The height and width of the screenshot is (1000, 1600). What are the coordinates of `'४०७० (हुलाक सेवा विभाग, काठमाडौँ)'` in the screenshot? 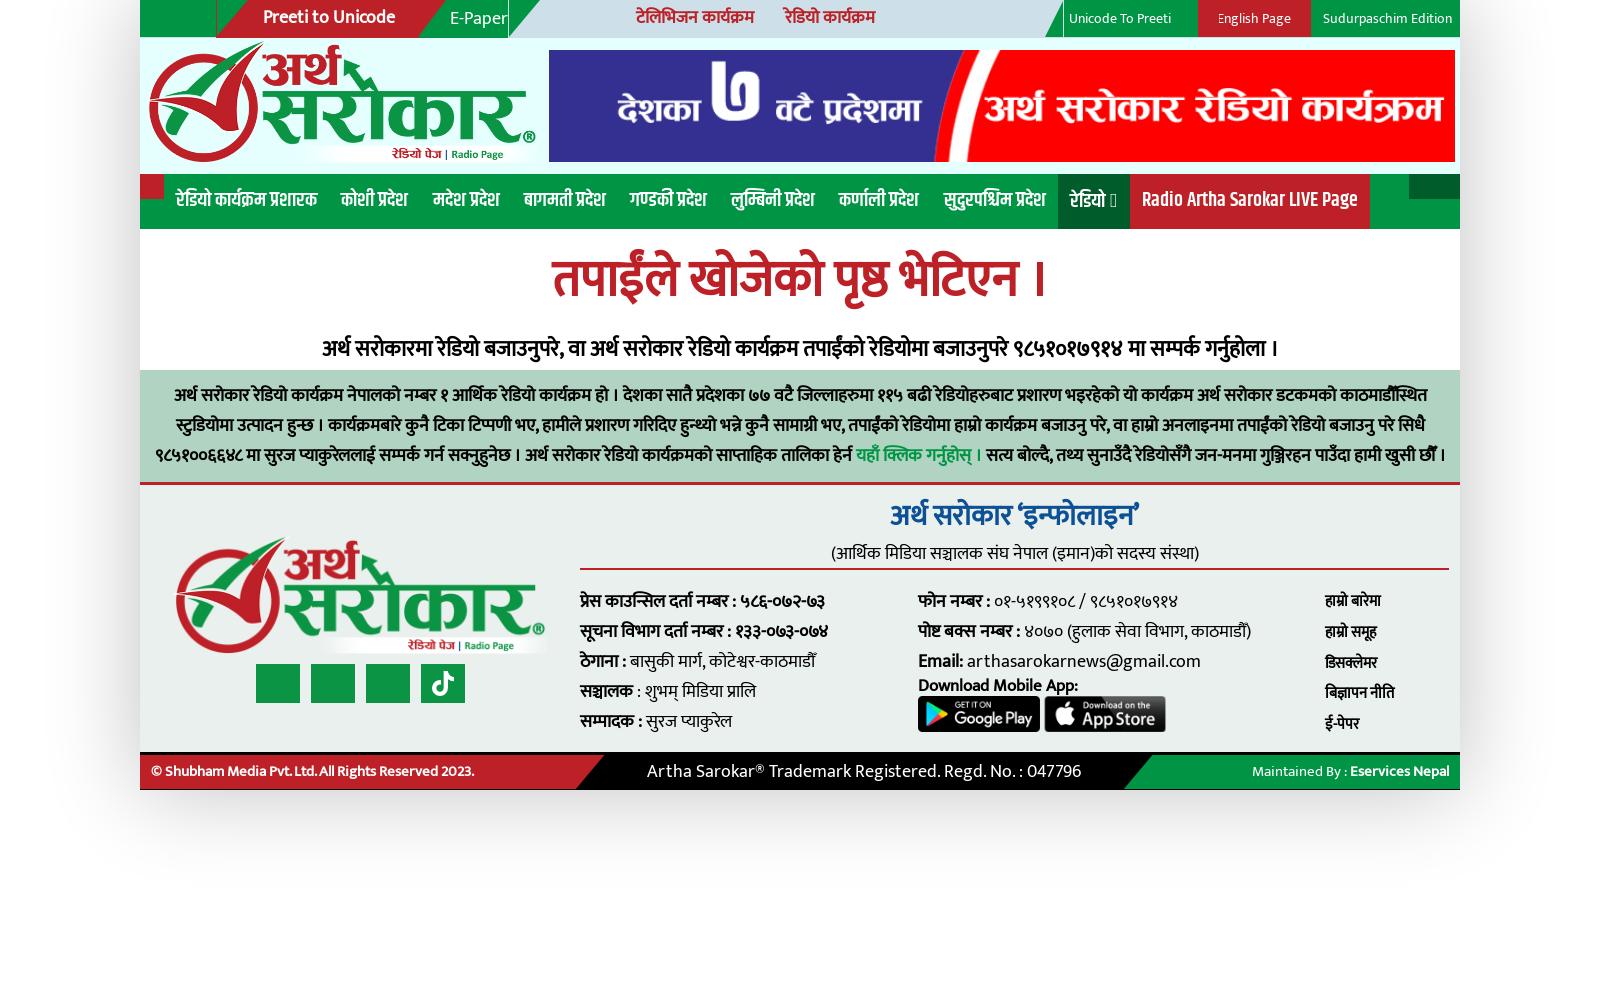 It's located at (926, 572).